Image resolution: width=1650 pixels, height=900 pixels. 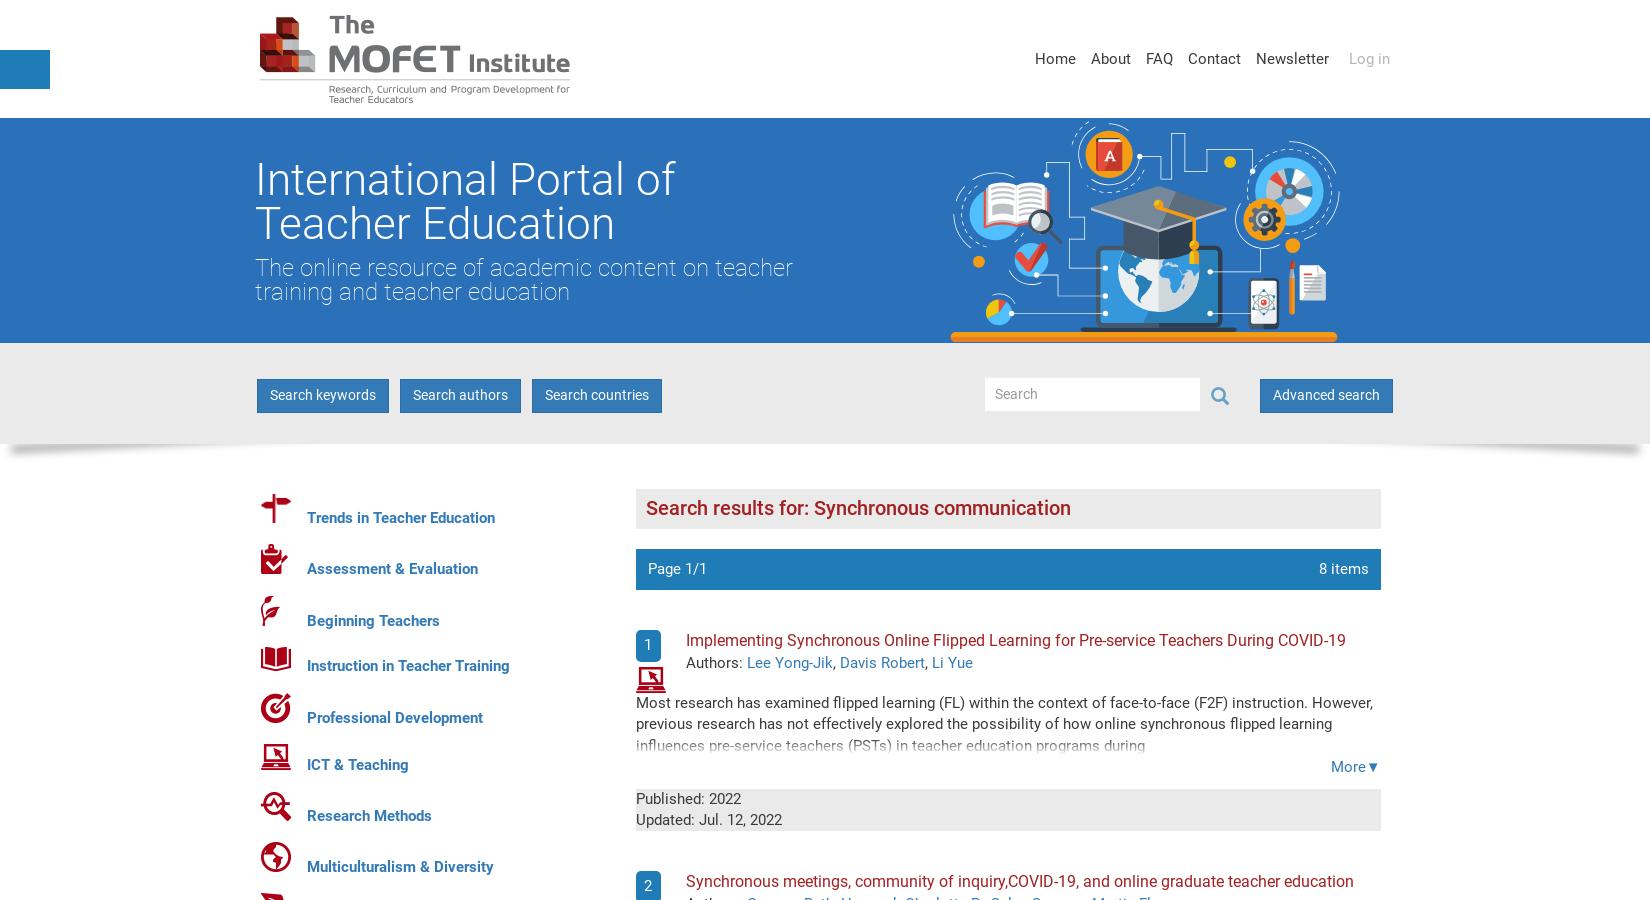 I want to click on 'ICT & Teaching', so click(x=306, y=764).